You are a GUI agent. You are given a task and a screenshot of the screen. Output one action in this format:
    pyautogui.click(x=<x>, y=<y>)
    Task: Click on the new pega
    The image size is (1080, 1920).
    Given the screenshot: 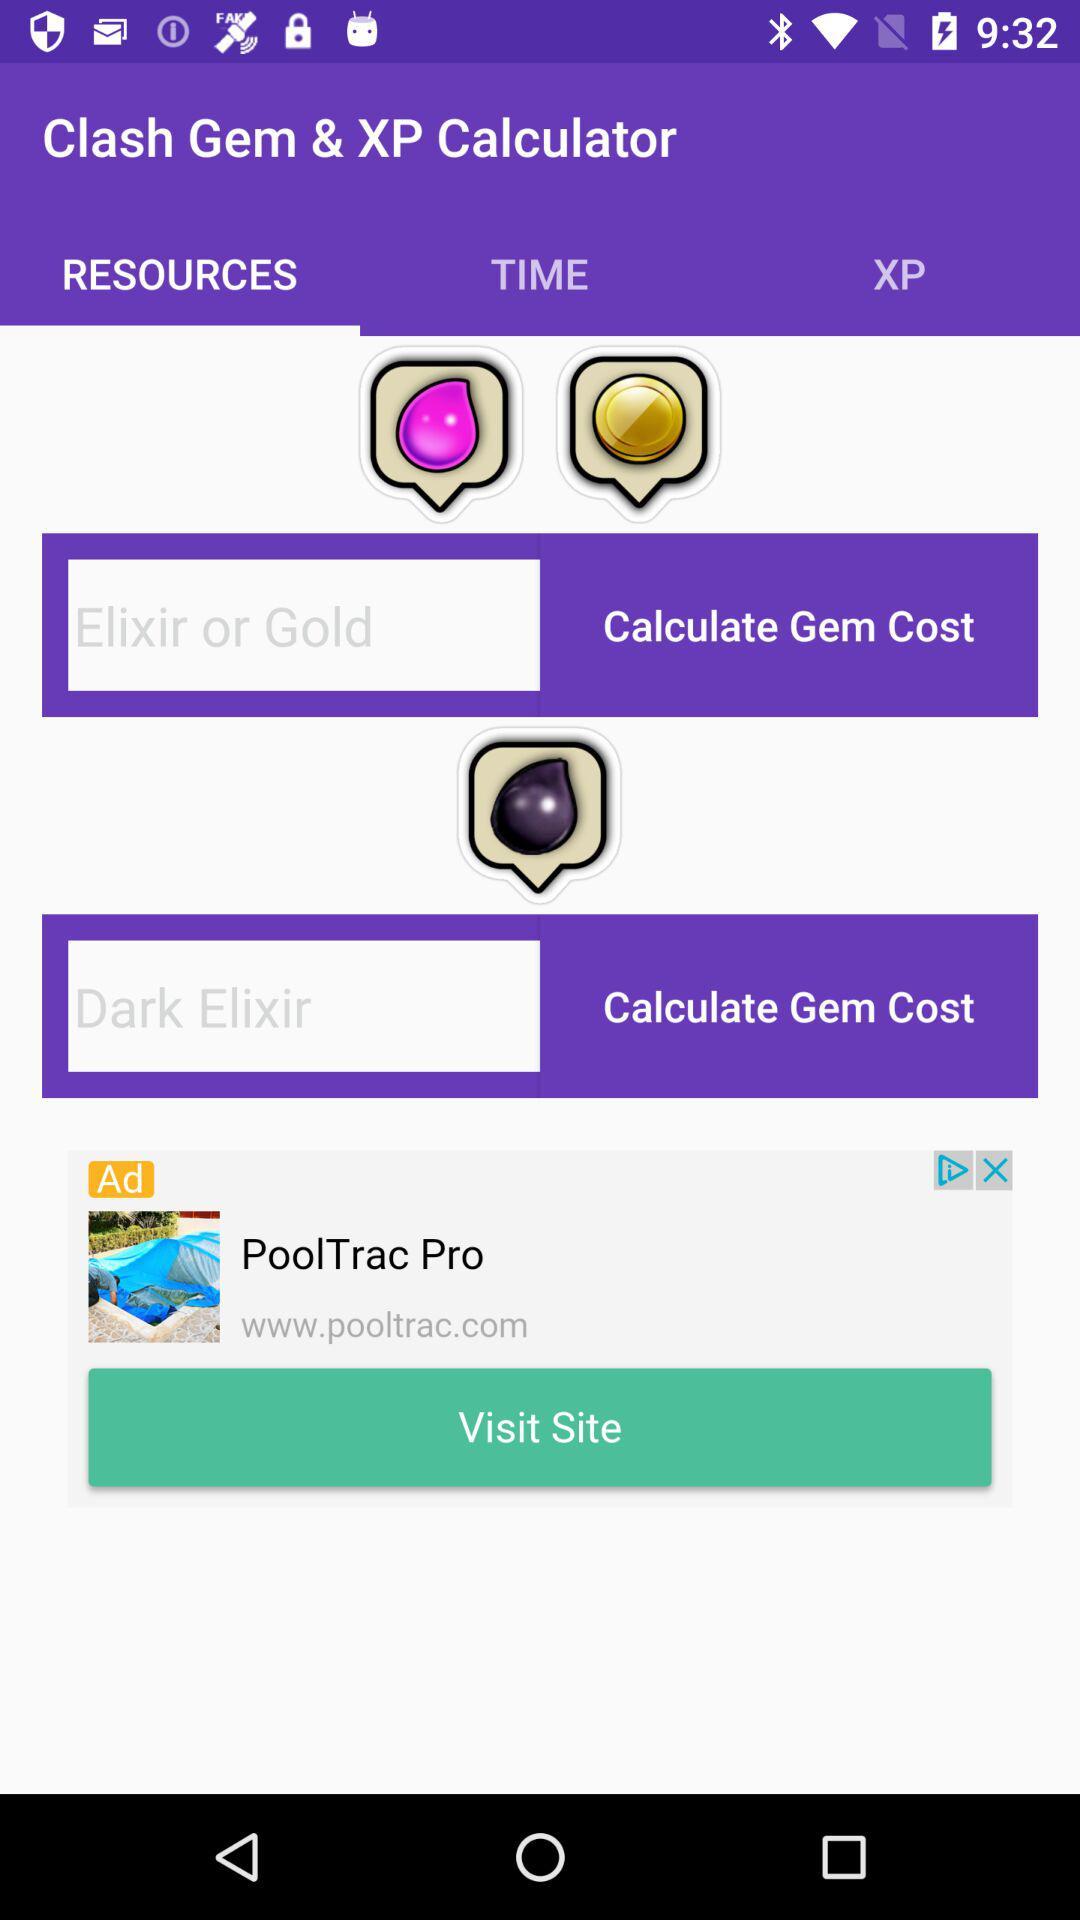 What is the action you would take?
    pyautogui.click(x=304, y=1006)
    